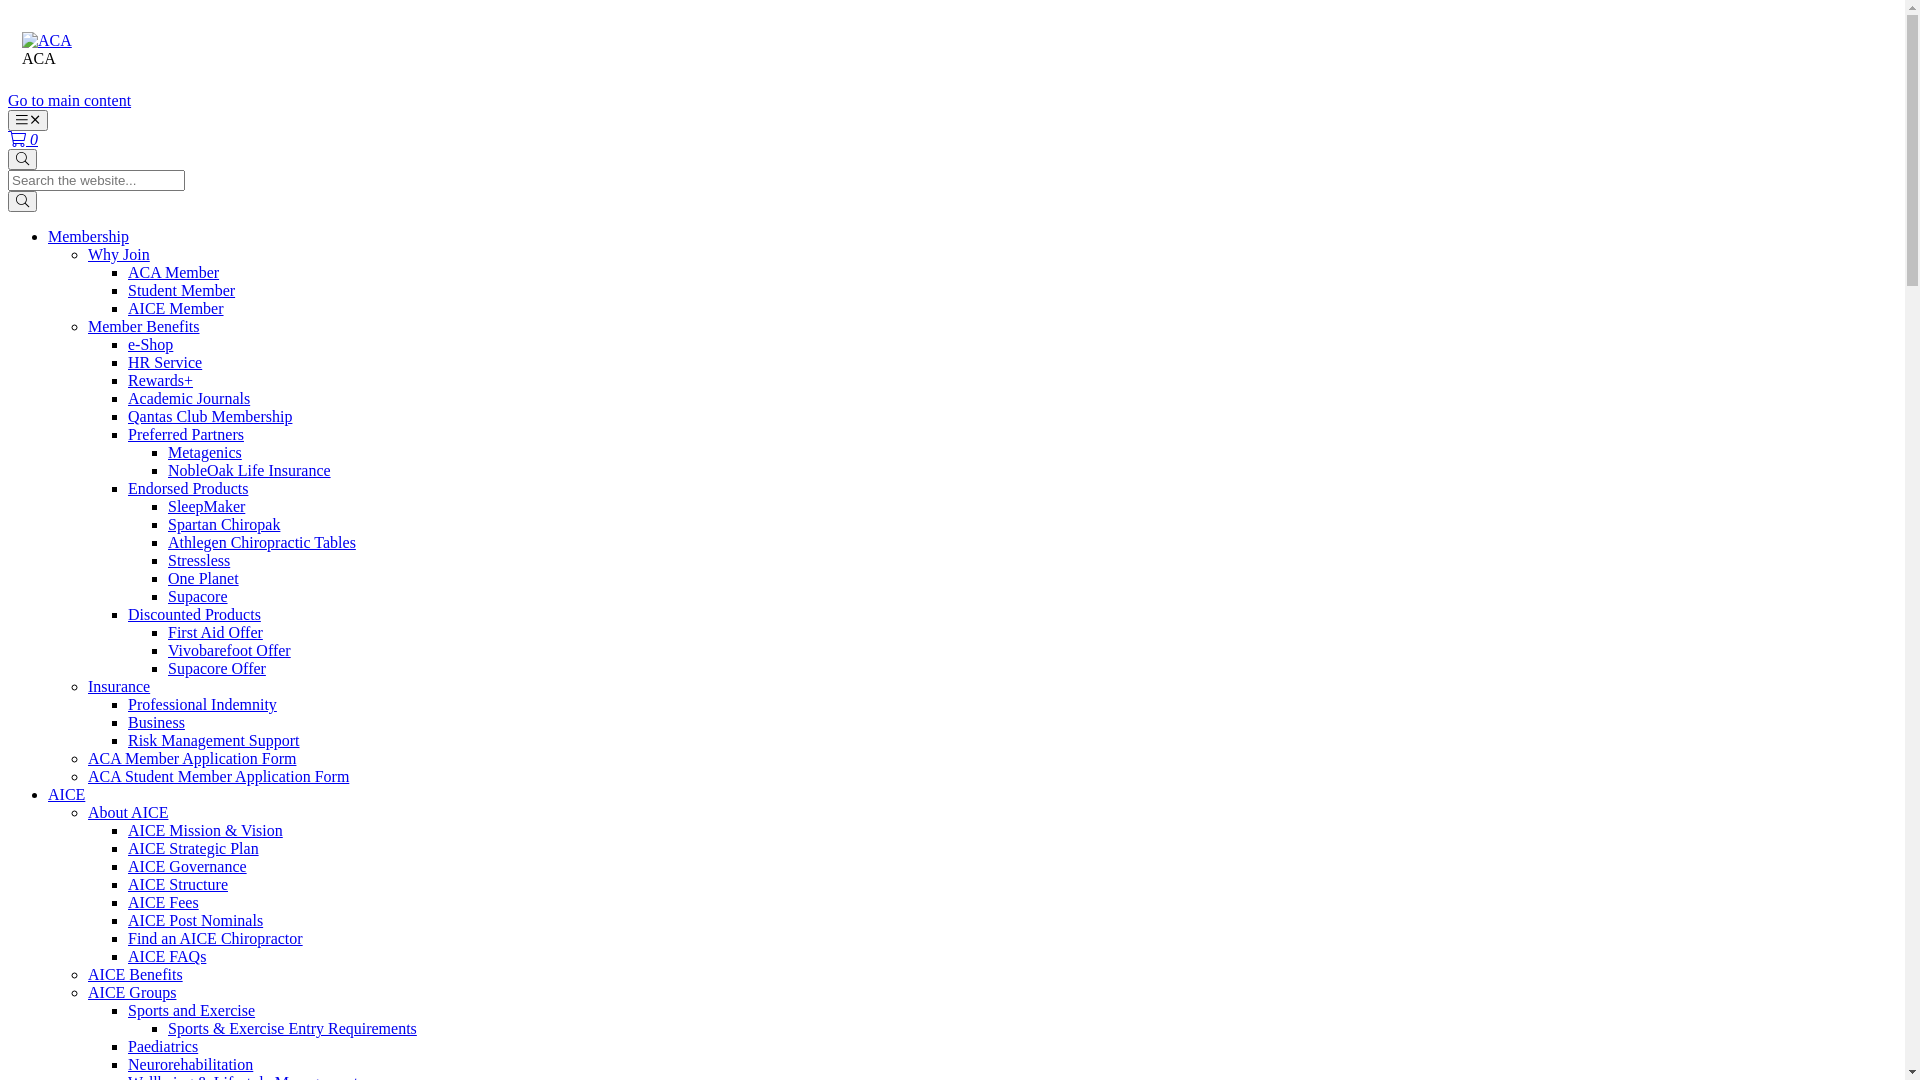 This screenshot has width=1920, height=1080. I want to click on 'Preferred Partners', so click(186, 433).